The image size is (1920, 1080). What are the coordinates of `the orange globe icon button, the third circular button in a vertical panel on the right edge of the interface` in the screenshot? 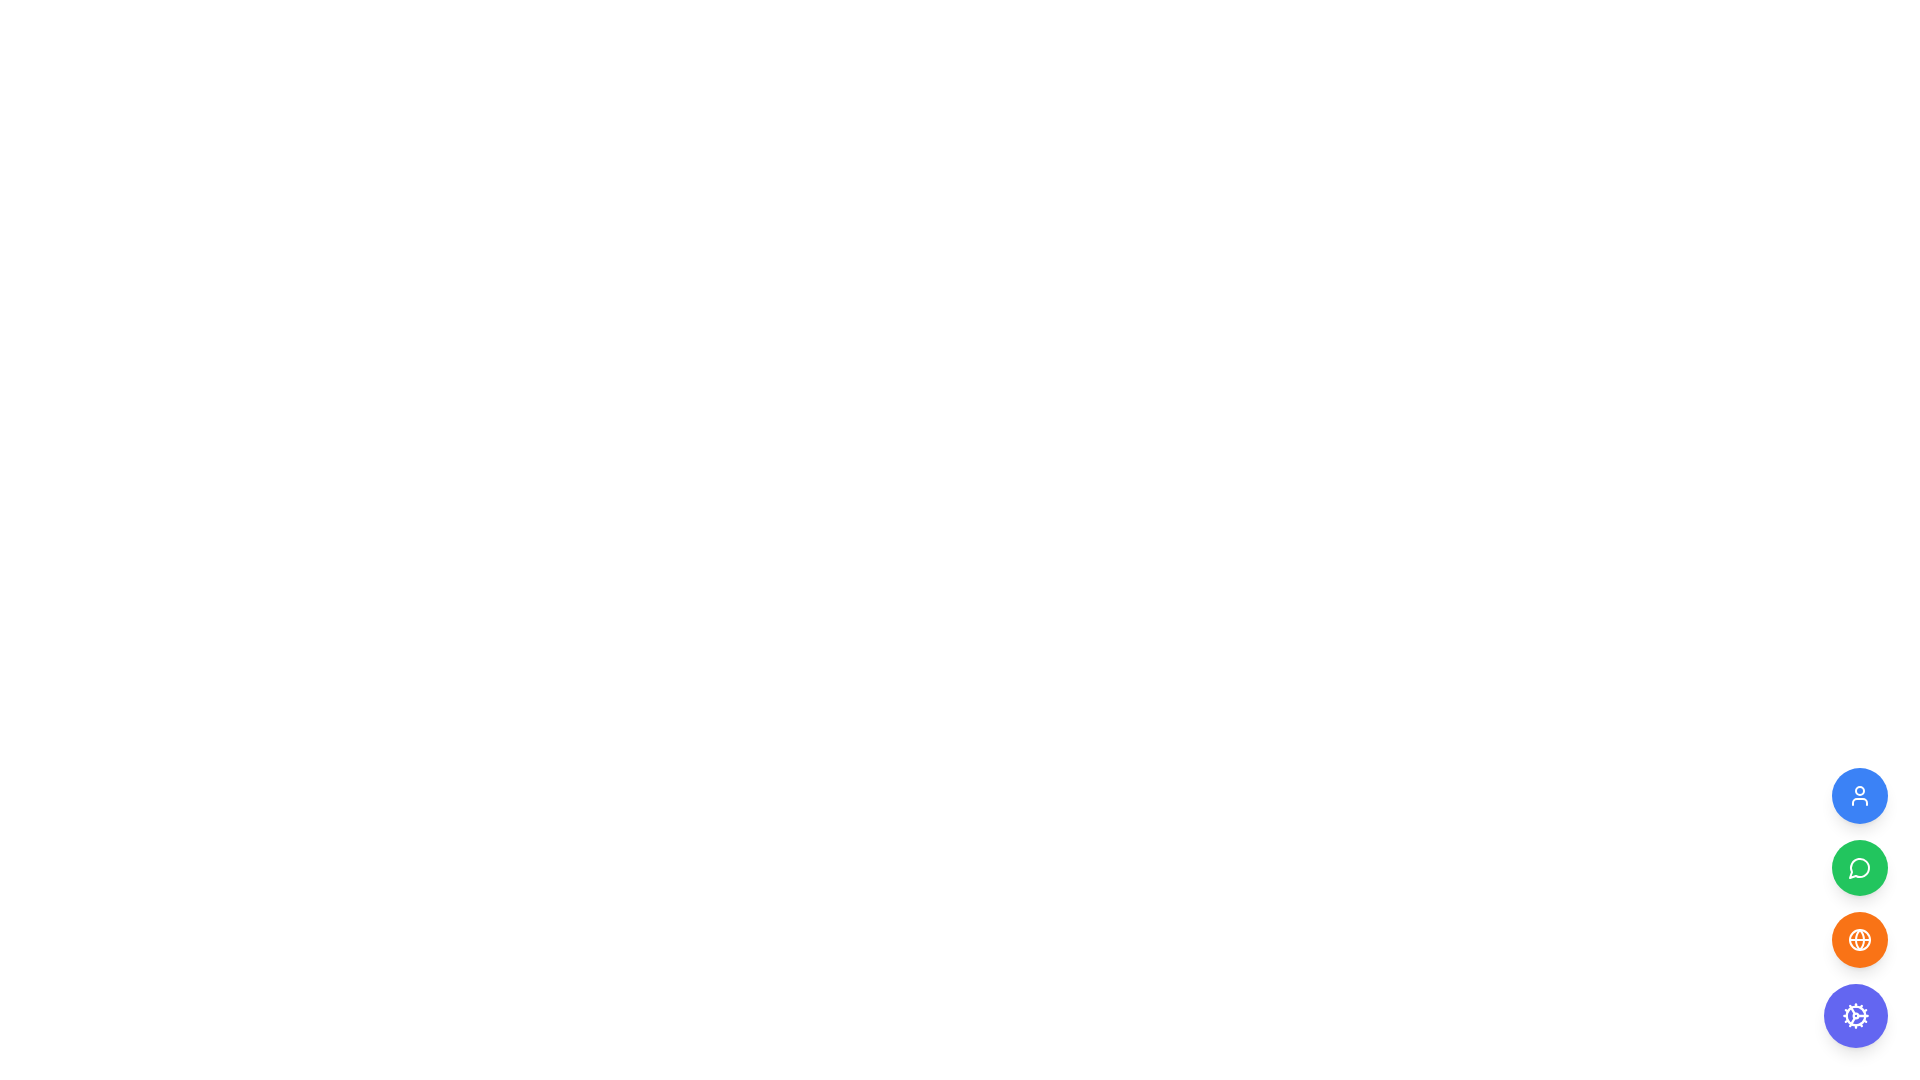 It's located at (1859, 940).